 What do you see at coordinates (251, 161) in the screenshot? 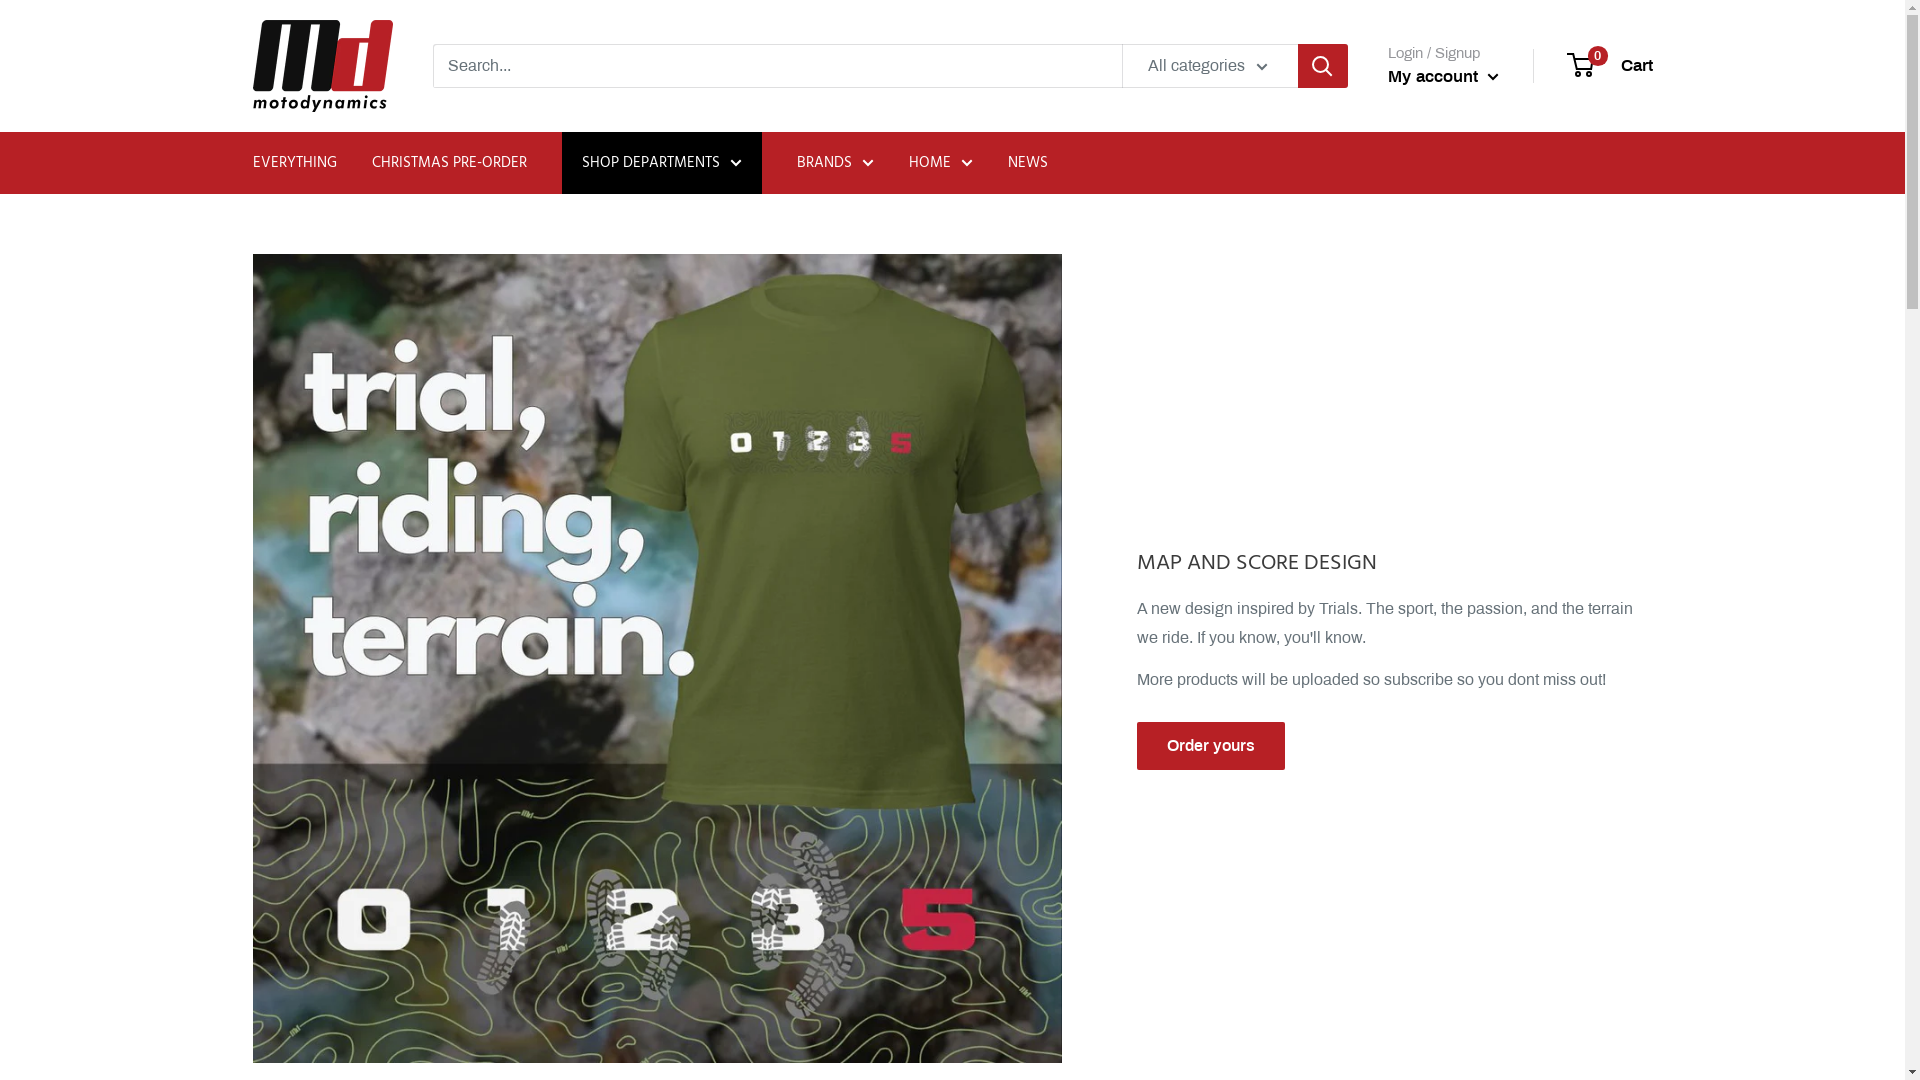
I see `'EVERYTHING'` at bounding box center [251, 161].